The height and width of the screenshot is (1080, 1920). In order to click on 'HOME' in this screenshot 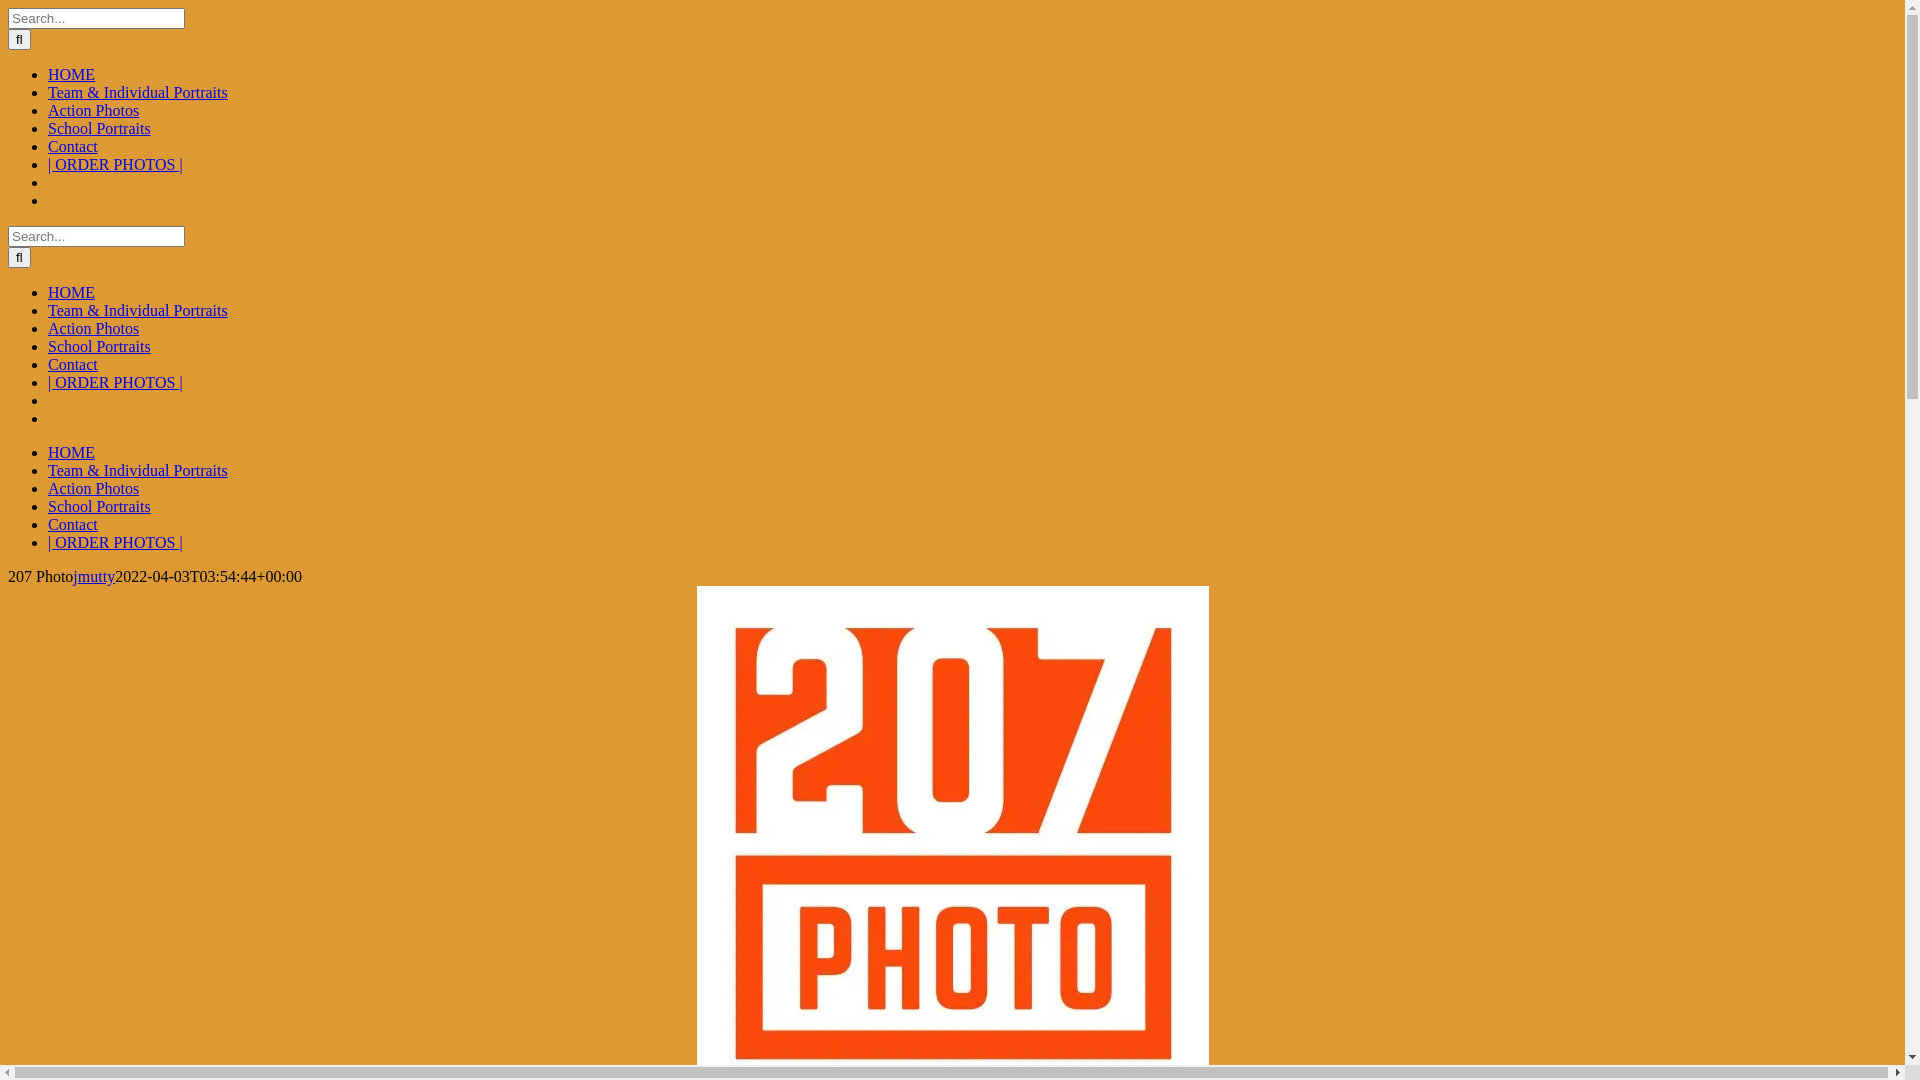, I will do `click(71, 292)`.